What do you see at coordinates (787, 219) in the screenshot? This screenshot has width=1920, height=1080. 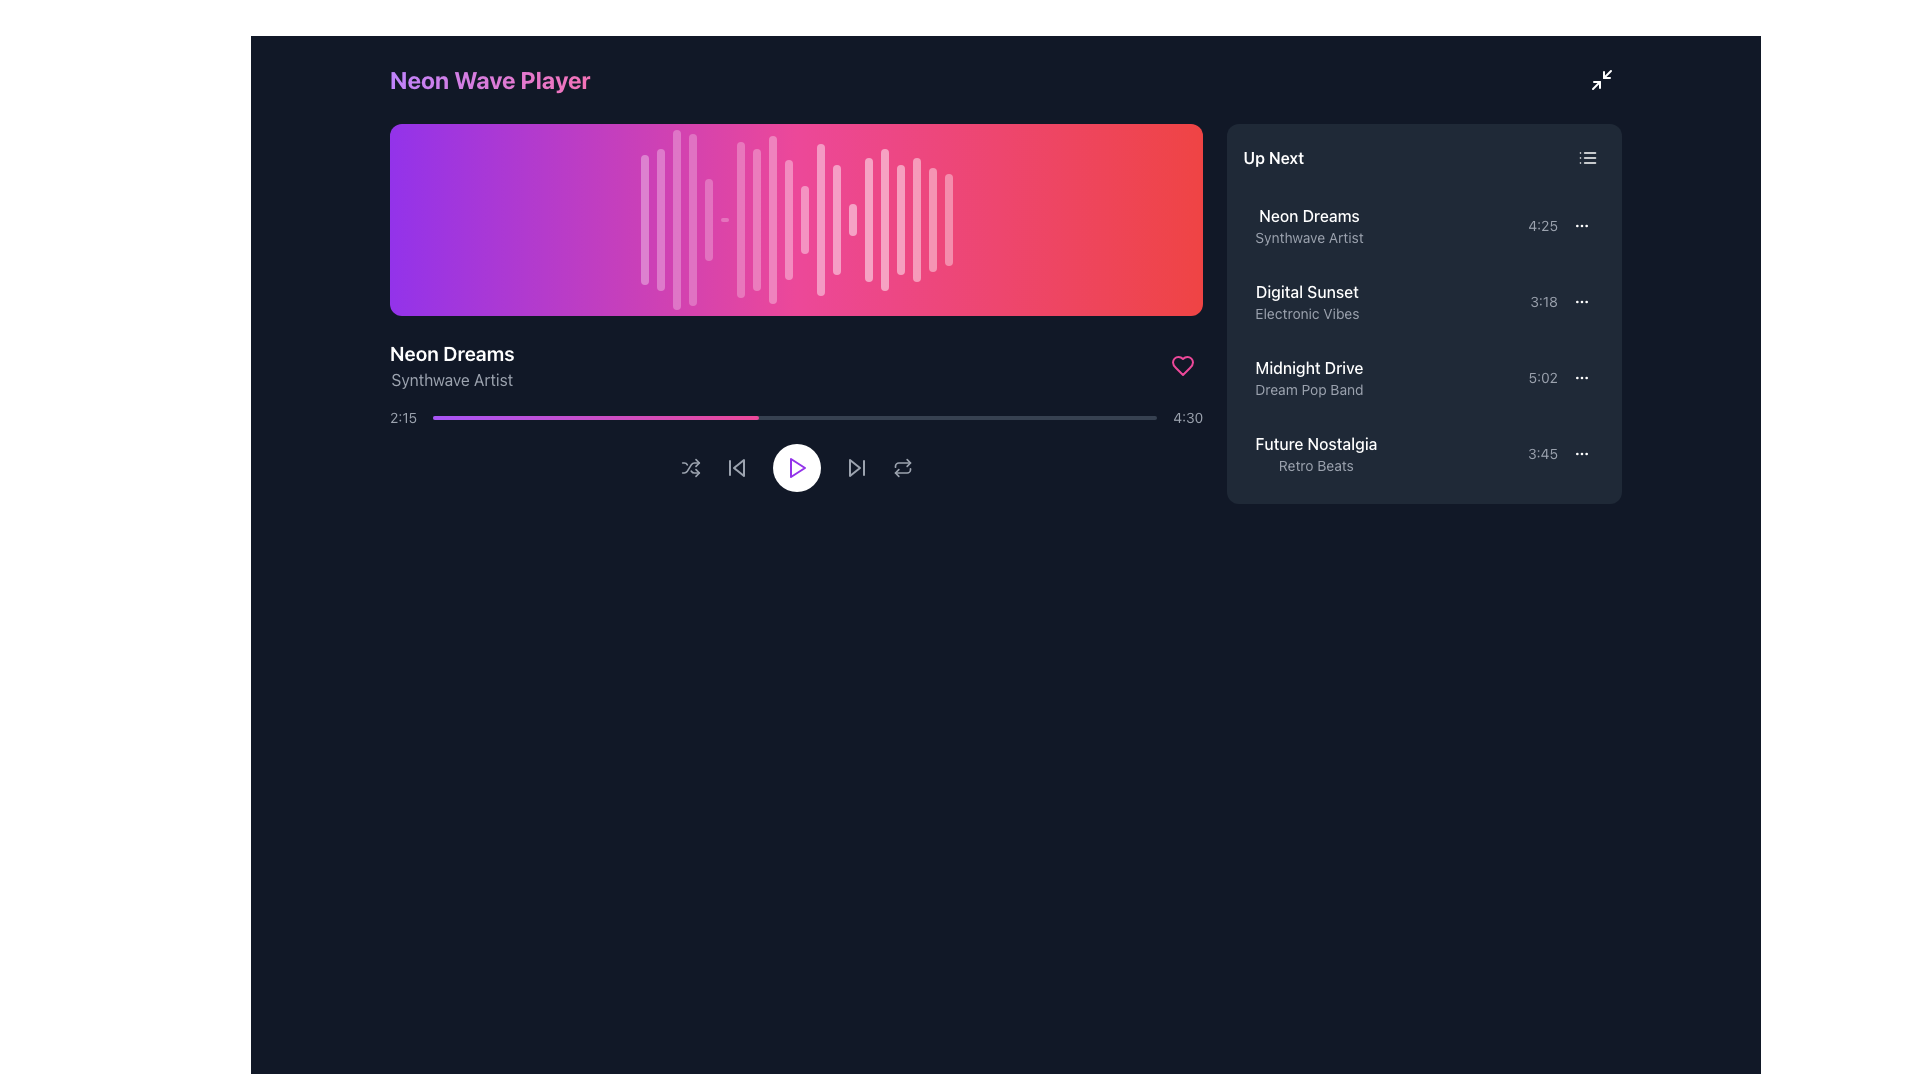 I see `the tenth vertical bar of the waveform display, which visually represents part of the audio waveform` at bounding box center [787, 219].